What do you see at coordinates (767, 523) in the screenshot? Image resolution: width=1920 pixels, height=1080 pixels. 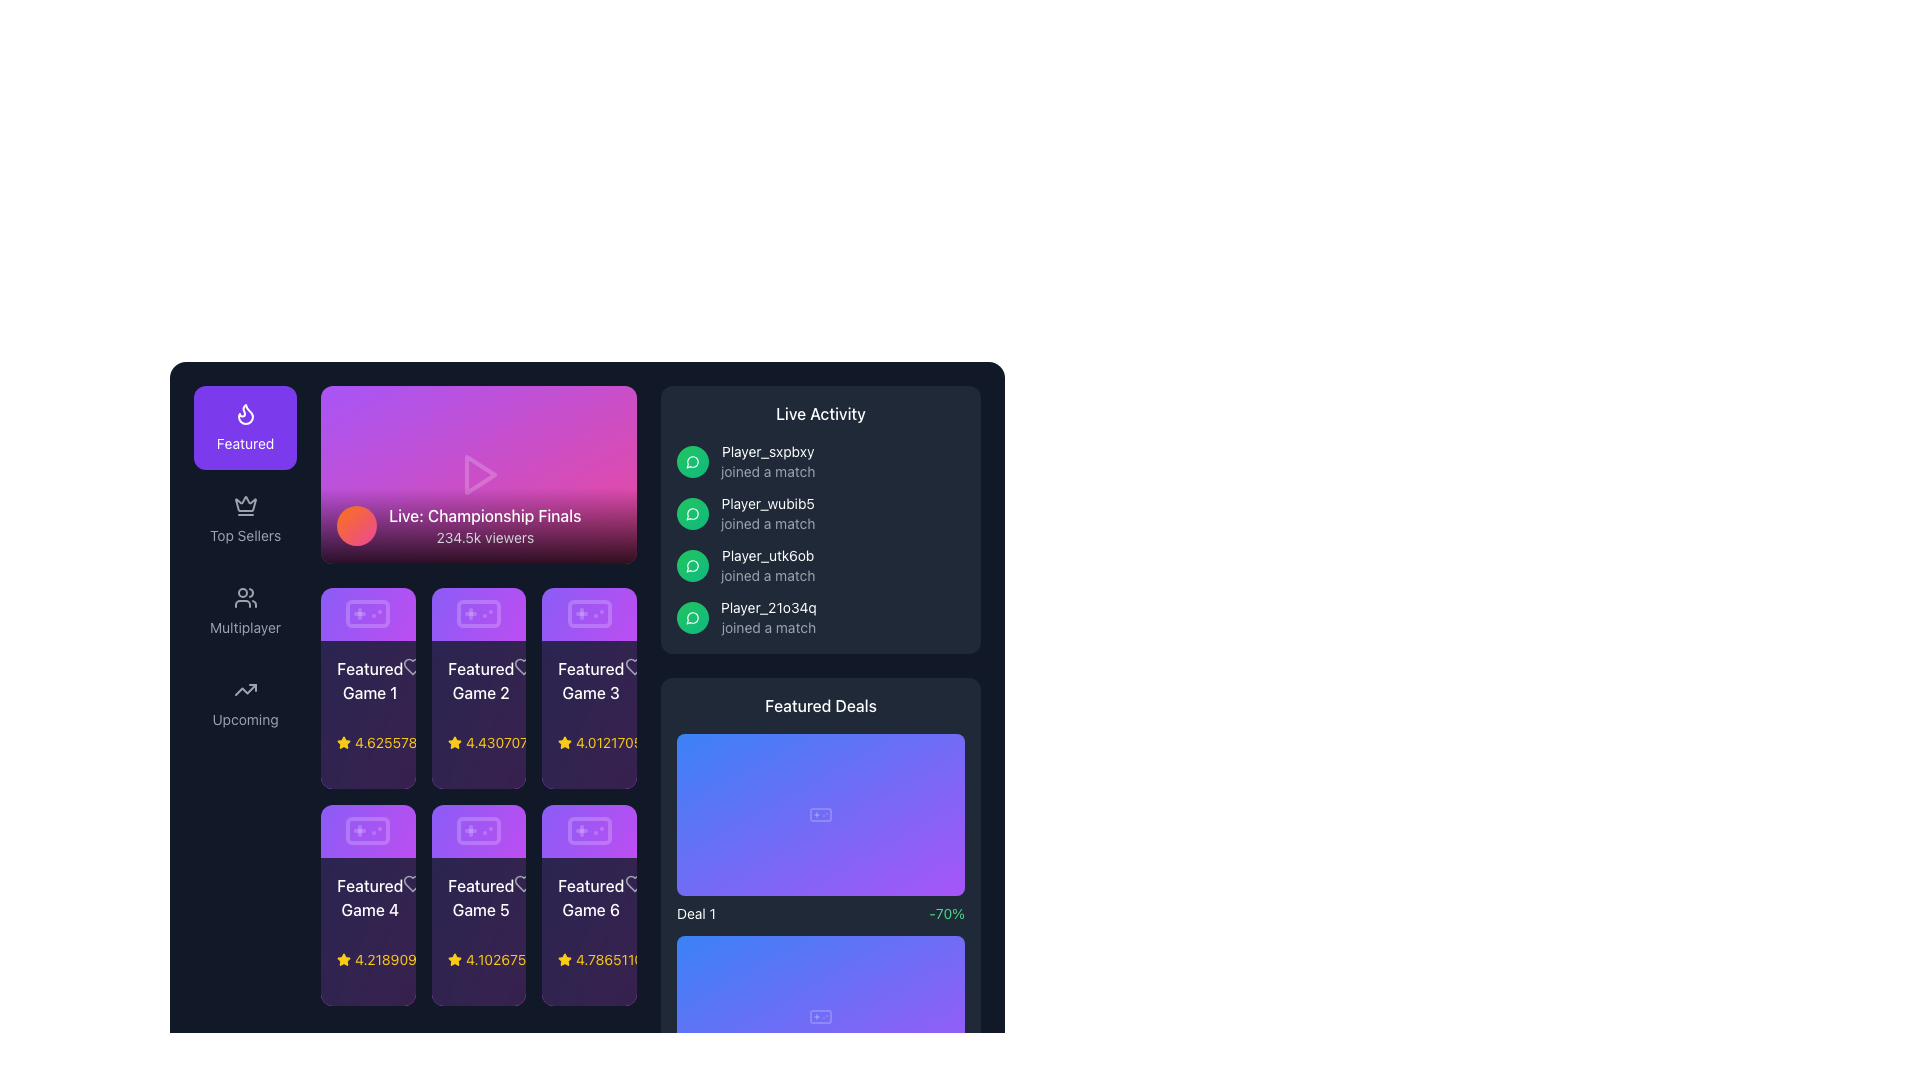 I see `the text label displaying 'joined a match' in light gray font, which is located below the 'Player_wubib5' text in the 'Live Activity' panel` at bounding box center [767, 523].